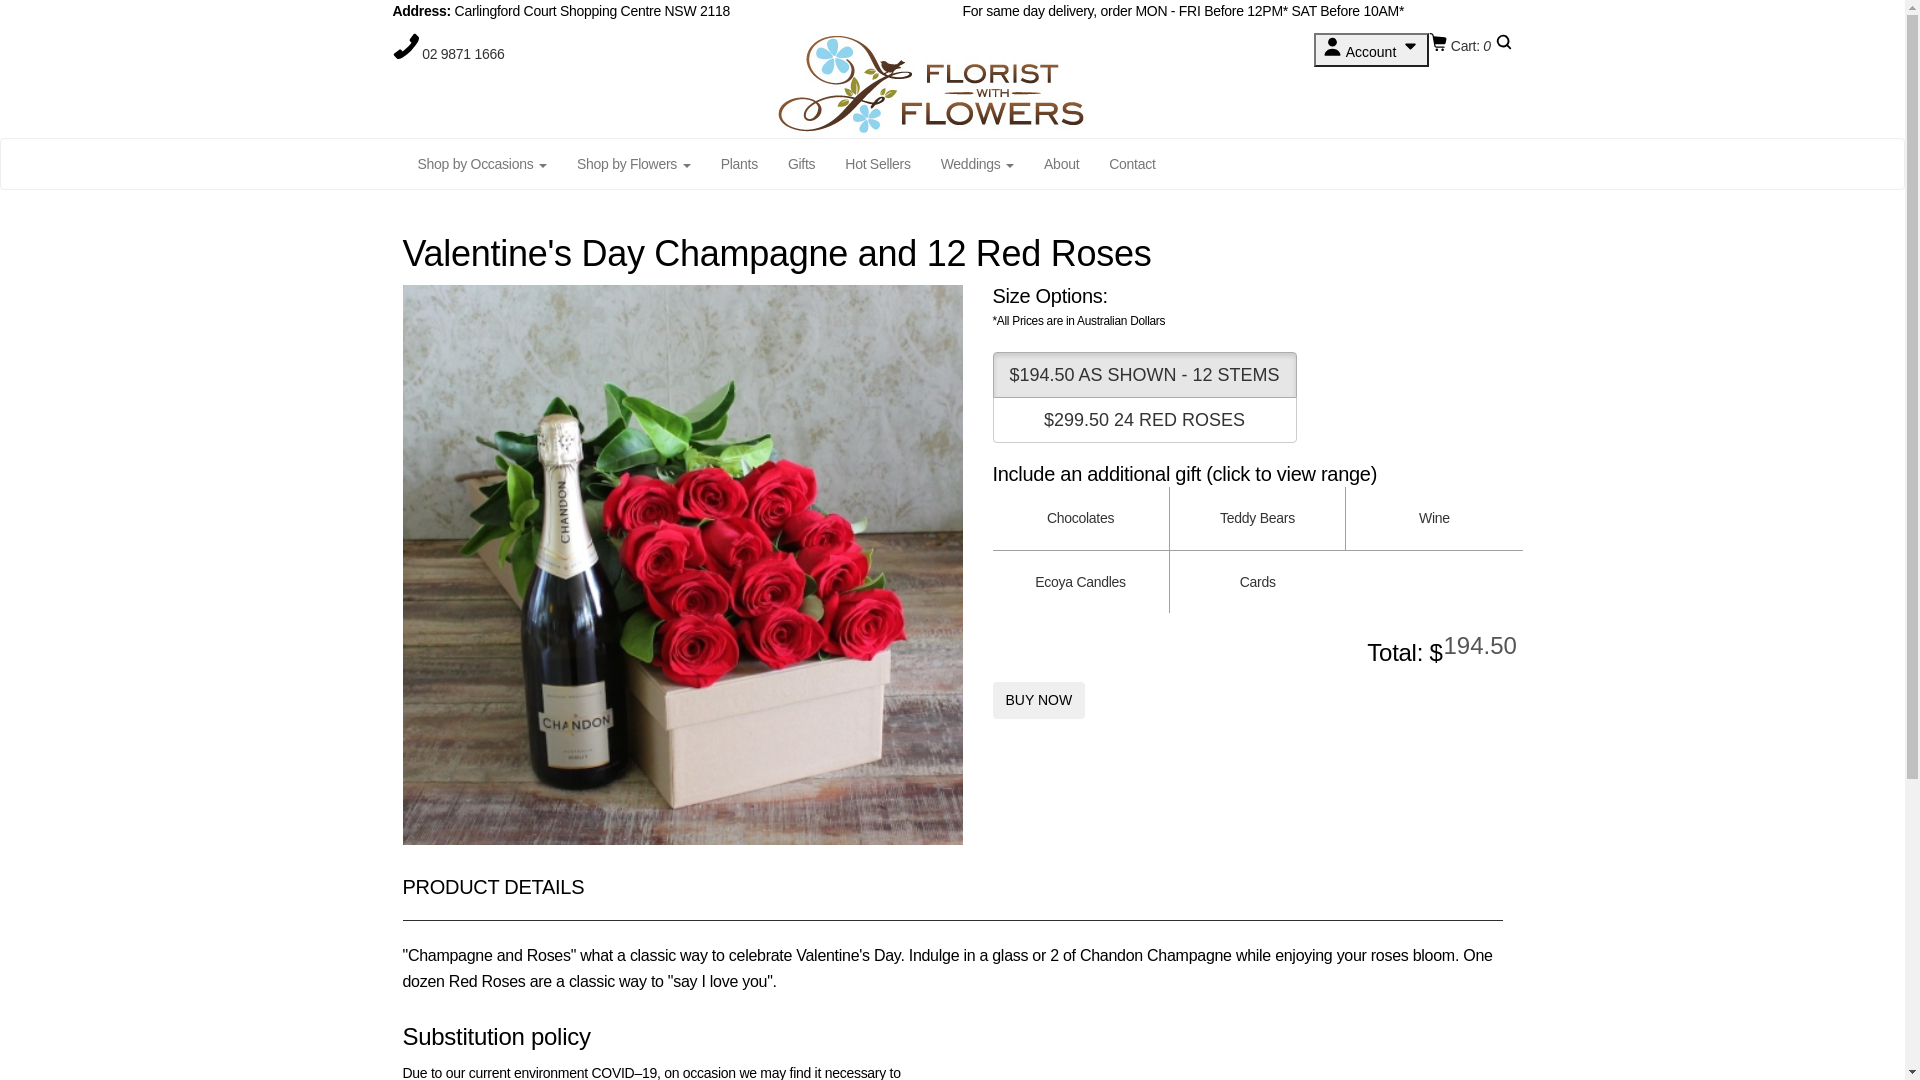  What do you see at coordinates (1433, 516) in the screenshot?
I see `'Wine'` at bounding box center [1433, 516].